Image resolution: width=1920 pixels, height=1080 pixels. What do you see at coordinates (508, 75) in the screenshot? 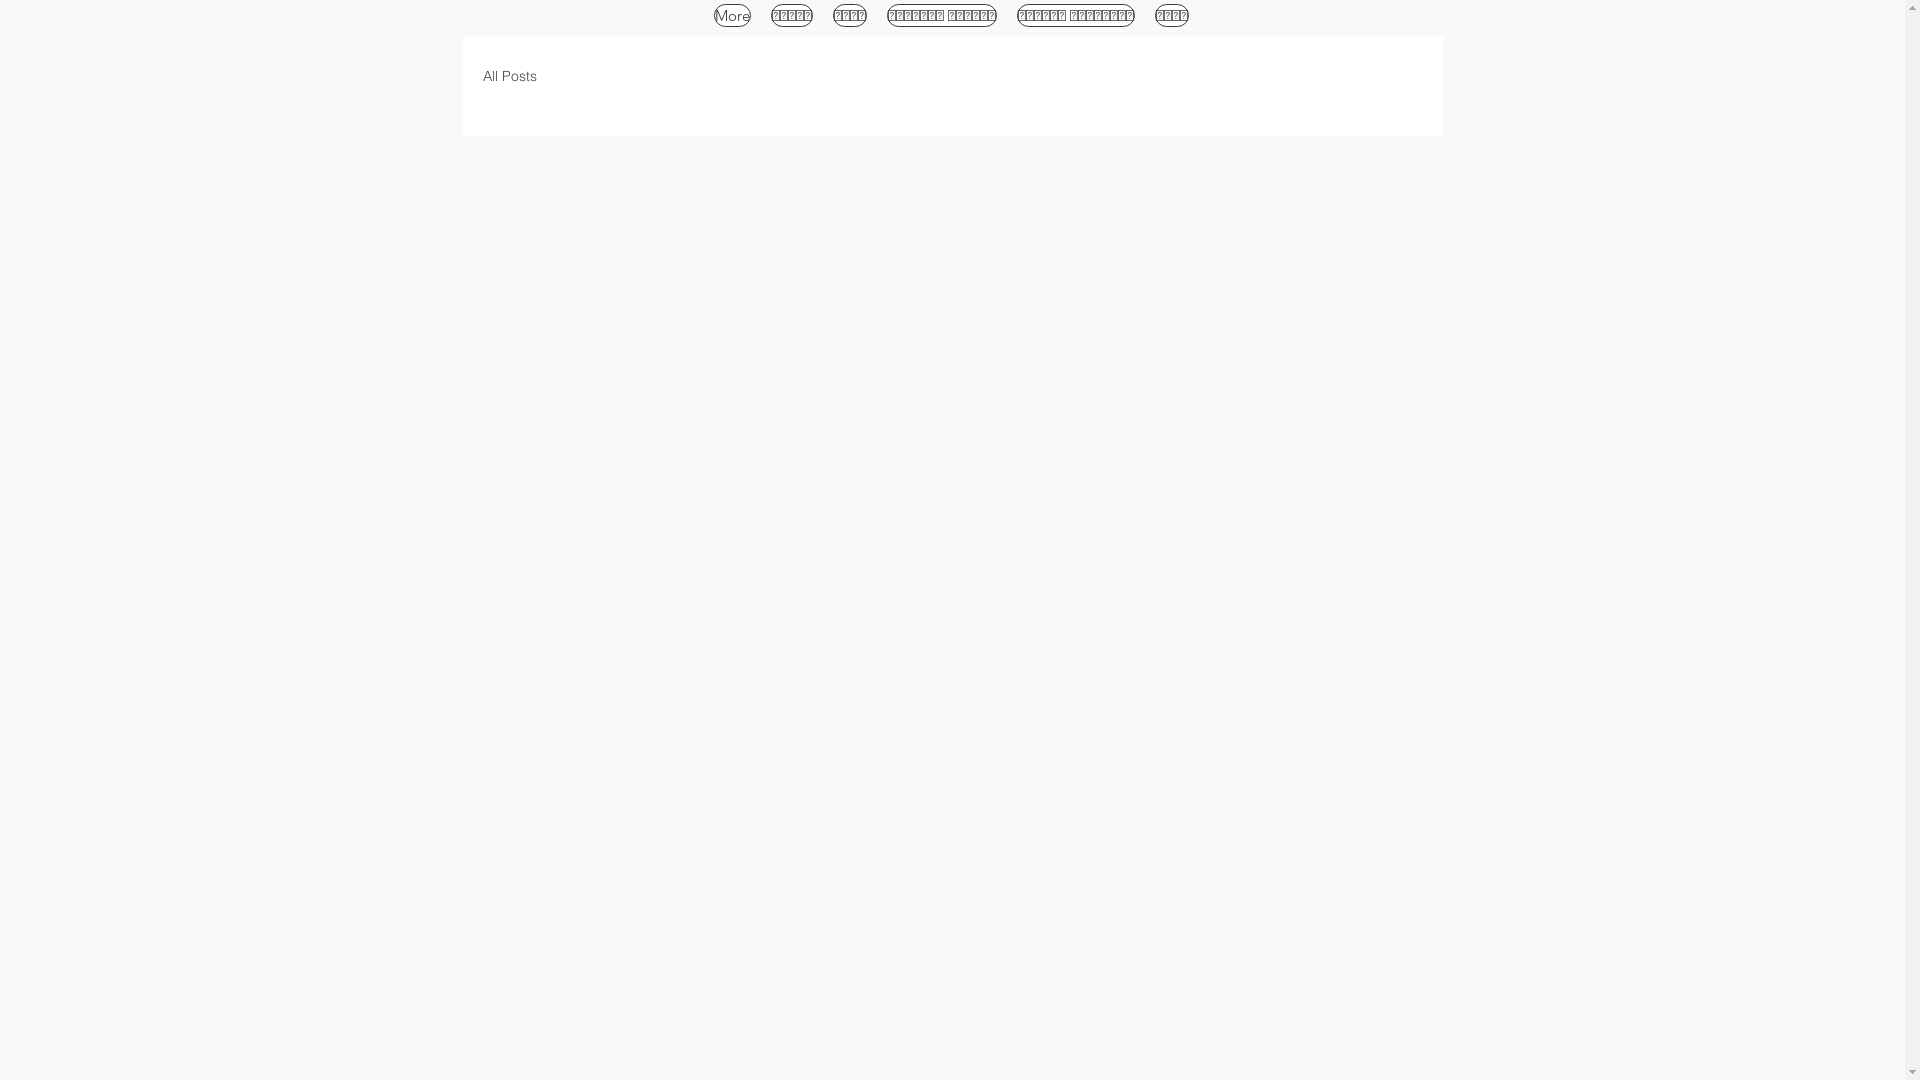
I see `'All Posts'` at bounding box center [508, 75].